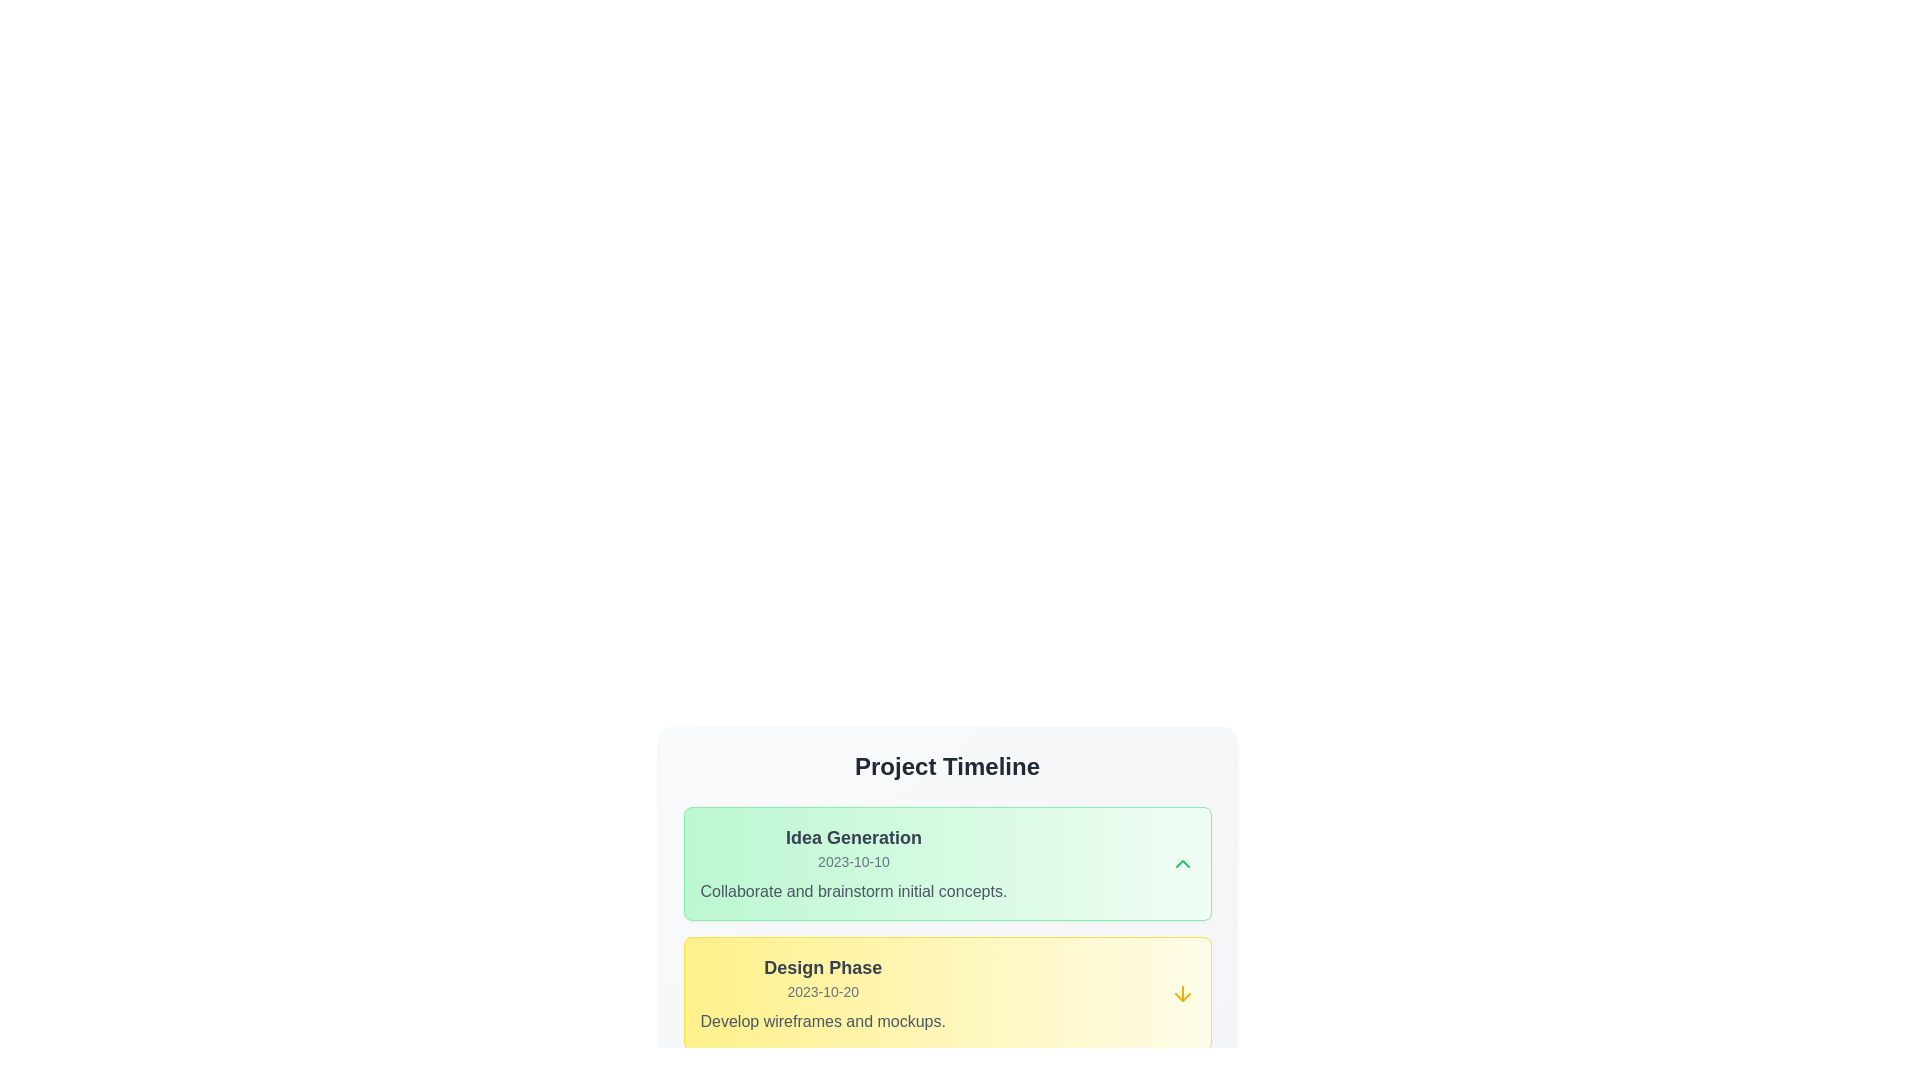 The image size is (1920, 1080). Describe the element at coordinates (823, 967) in the screenshot. I see `text label that displays 'Design Phase' in a bold, large, dark-gray font on a light yellow background, positioned centrally above the date '2023-10-20'` at that location.